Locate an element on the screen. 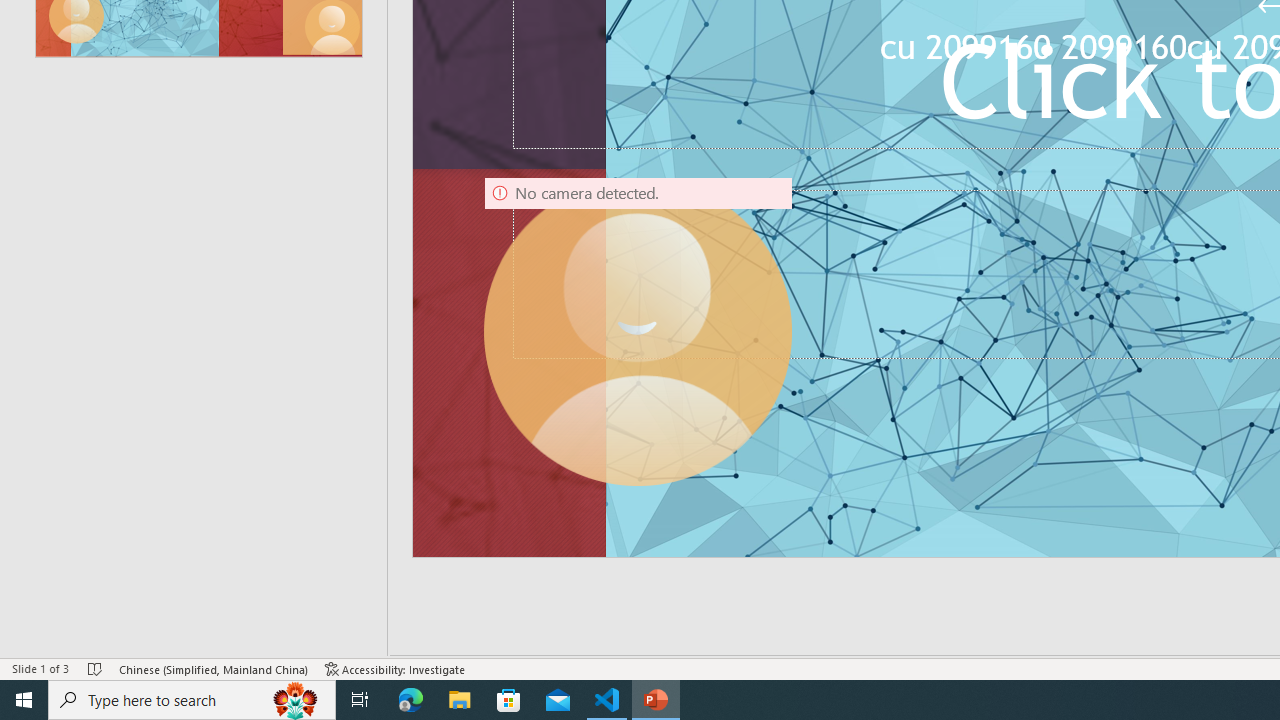 This screenshot has width=1280, height=720. 'Accessibility Checker Accessibility: Investigate' is located at coordinates (395, 669).